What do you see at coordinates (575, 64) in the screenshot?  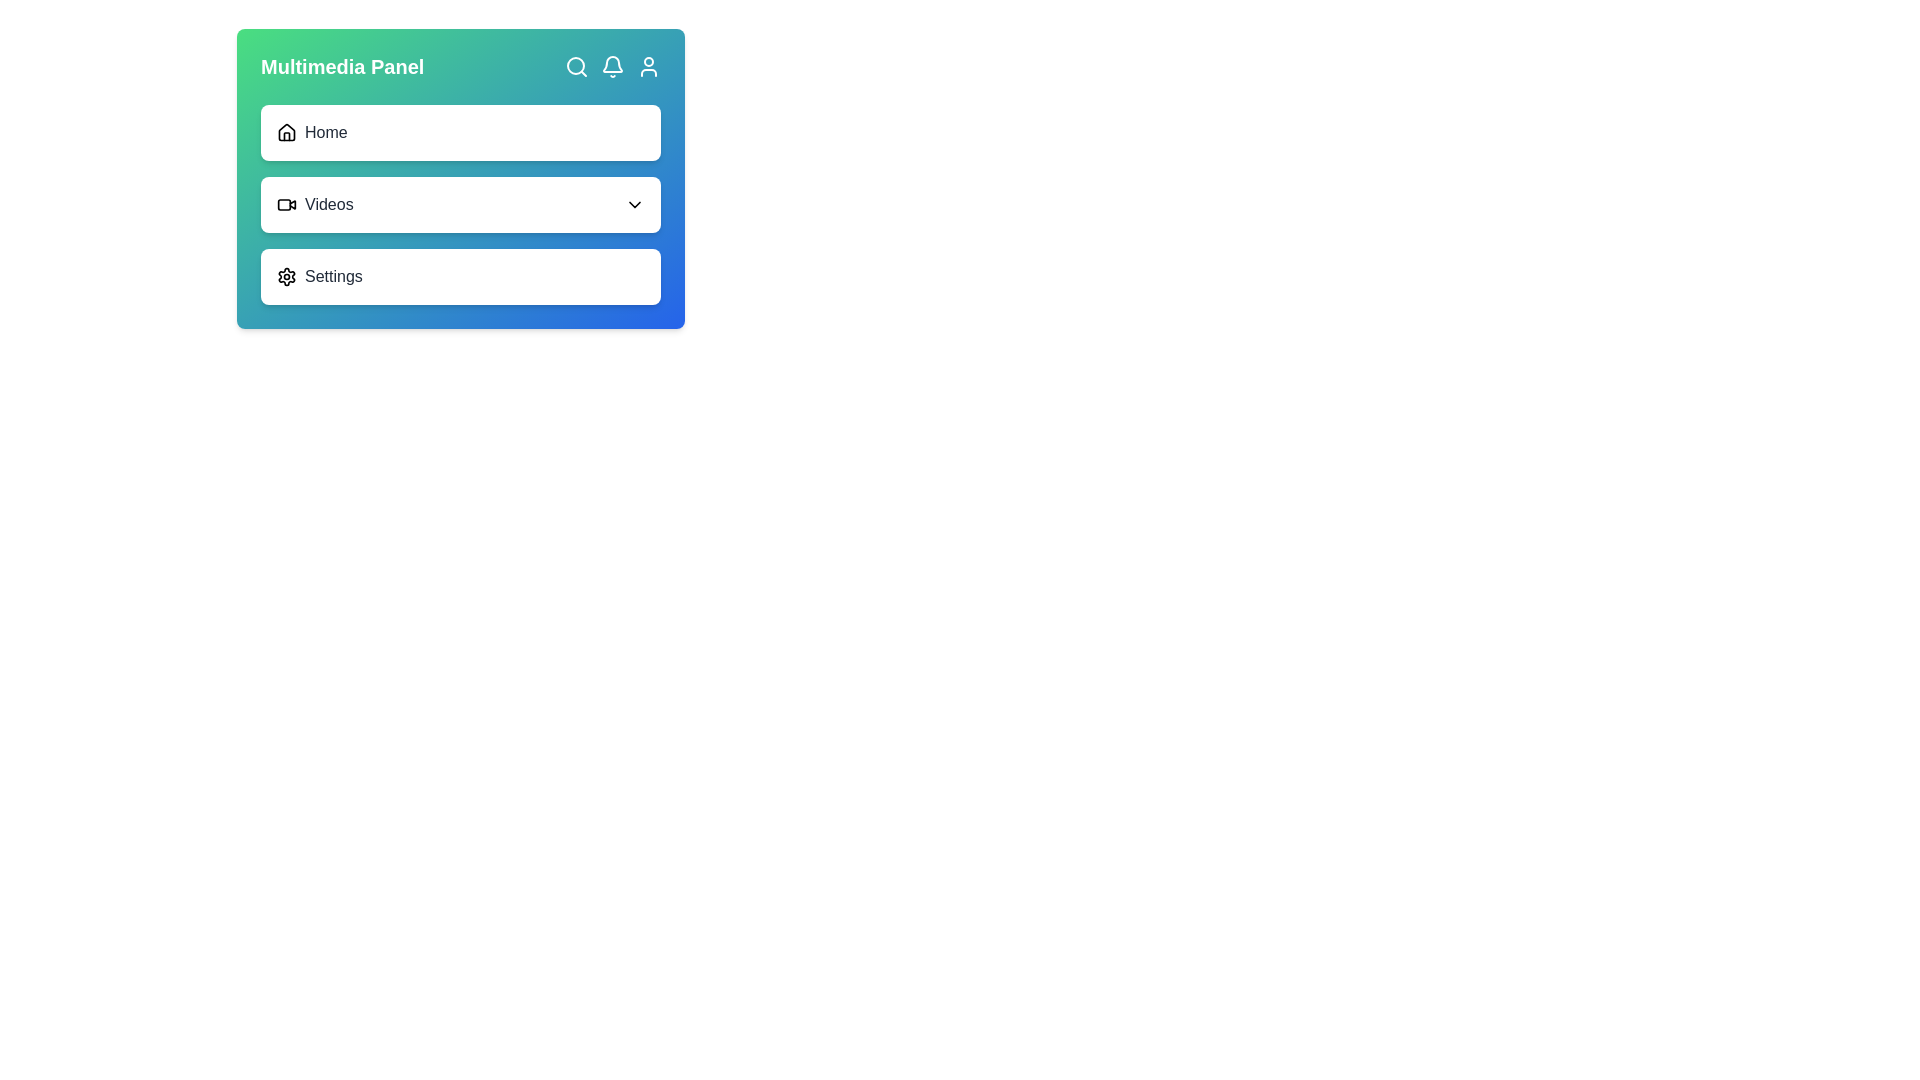 I see `the circular glass component of the search icon located in the top-right corner of the interface` at bounding box center [575, 64].